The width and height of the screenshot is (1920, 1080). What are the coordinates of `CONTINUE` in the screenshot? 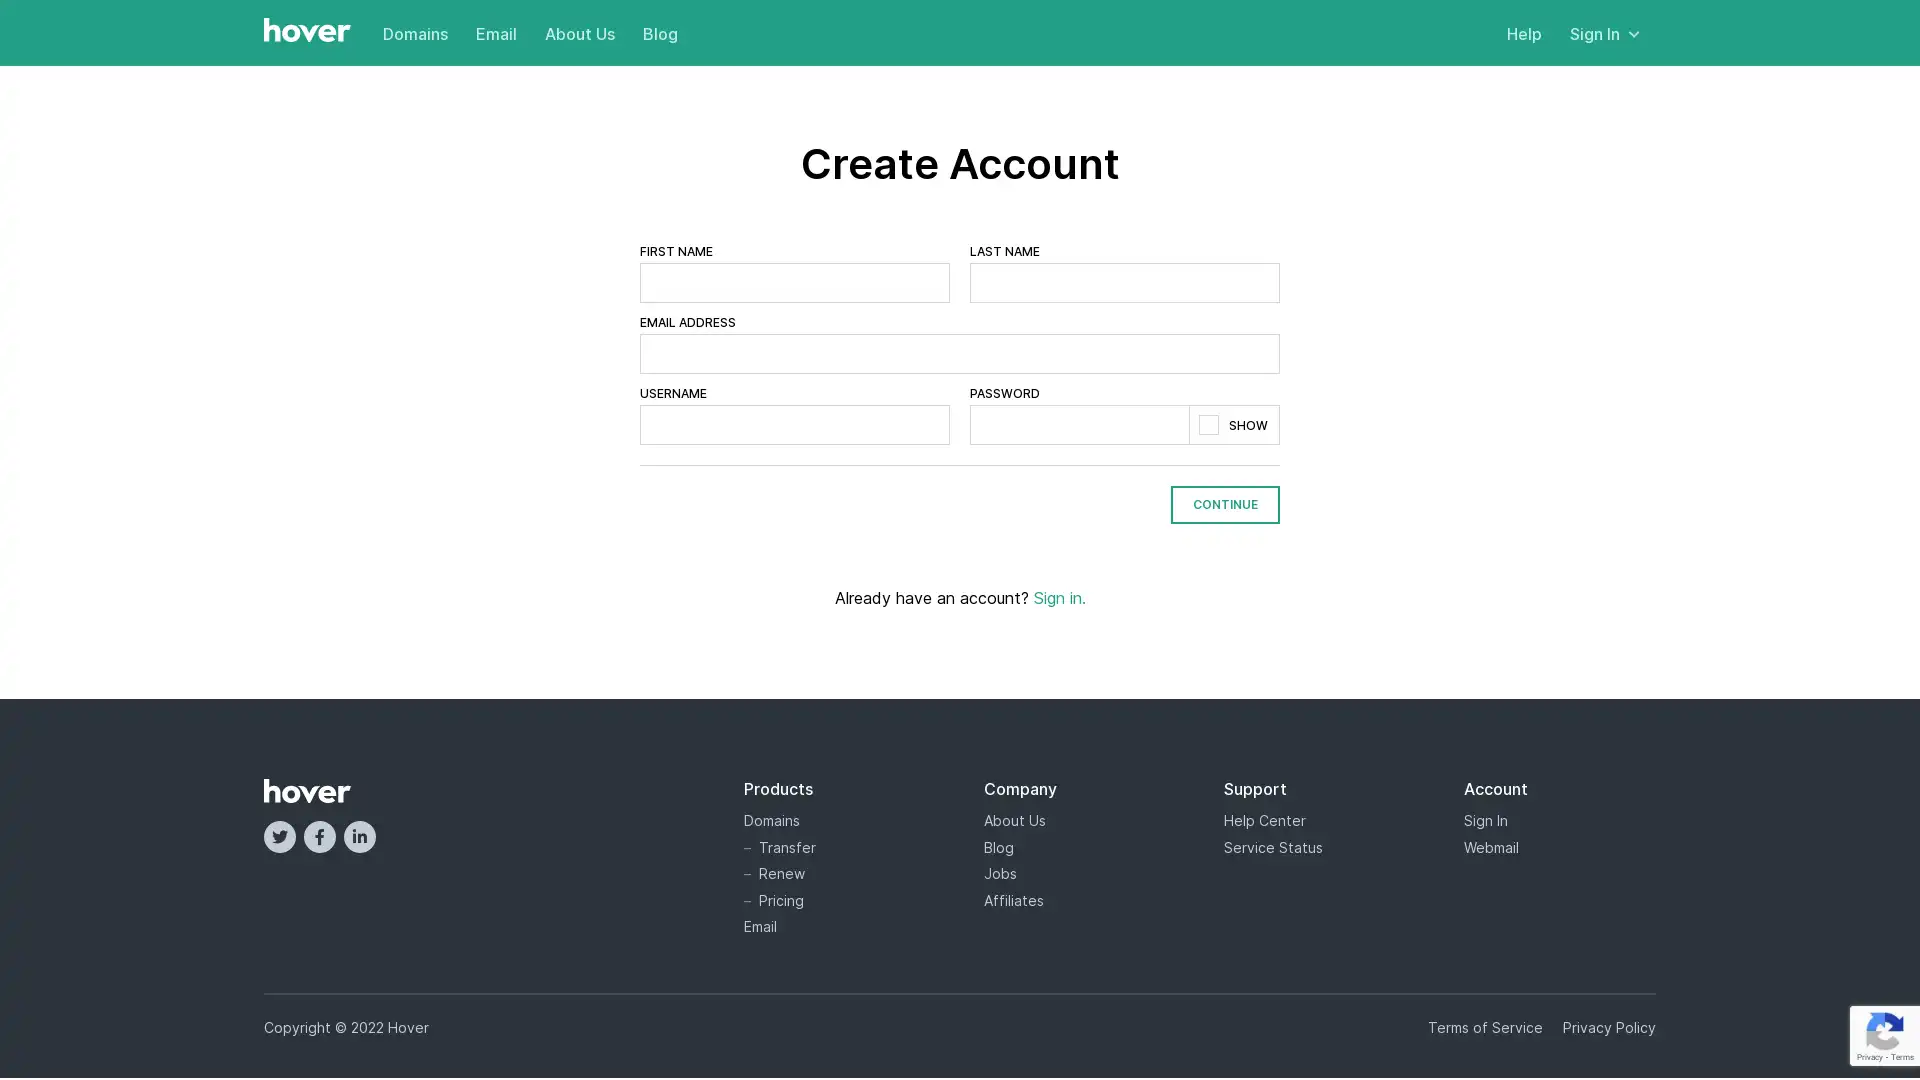 It's located at (1224, 503).